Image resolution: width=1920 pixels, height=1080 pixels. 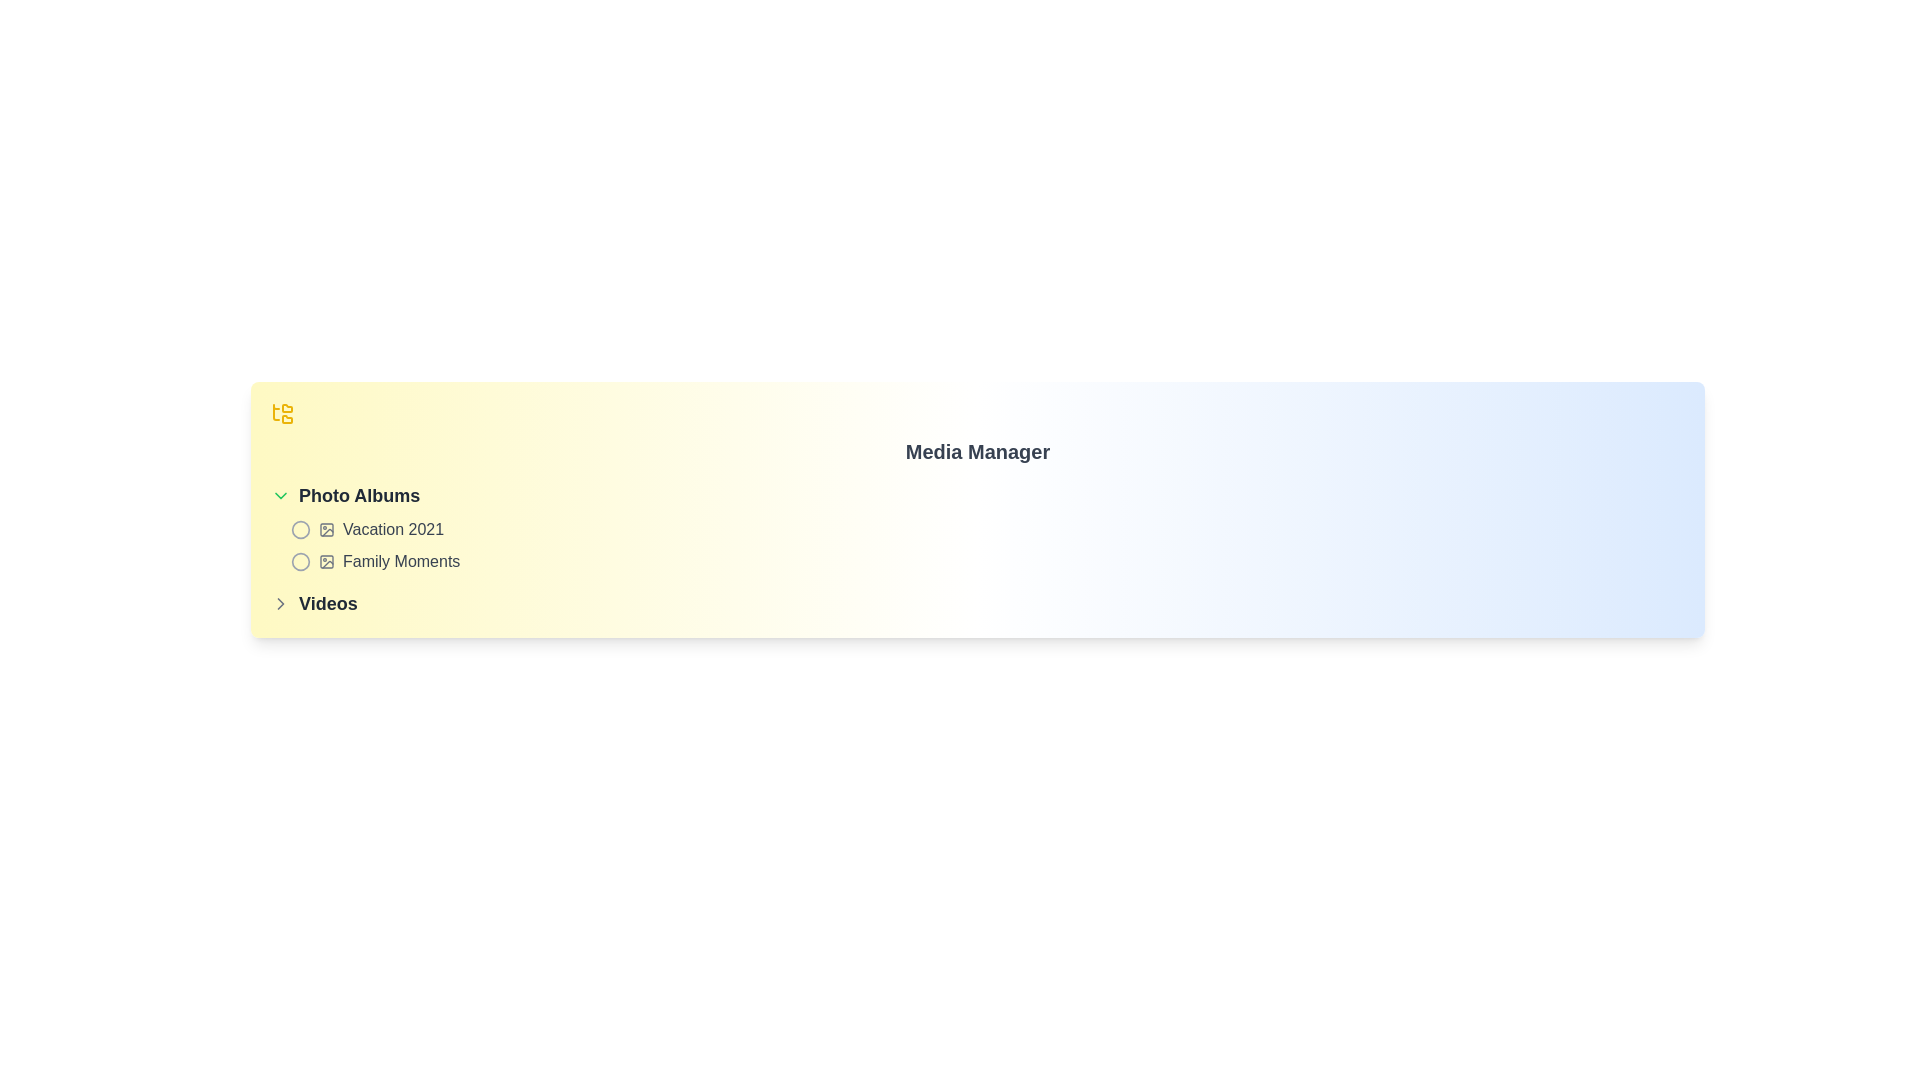 I want to click on the text label displaying 'Vacation 2021' in the second row of the 'Photo Albums' section, which is styled with medium font weight and medium gray color, so click(x=393, y=528).